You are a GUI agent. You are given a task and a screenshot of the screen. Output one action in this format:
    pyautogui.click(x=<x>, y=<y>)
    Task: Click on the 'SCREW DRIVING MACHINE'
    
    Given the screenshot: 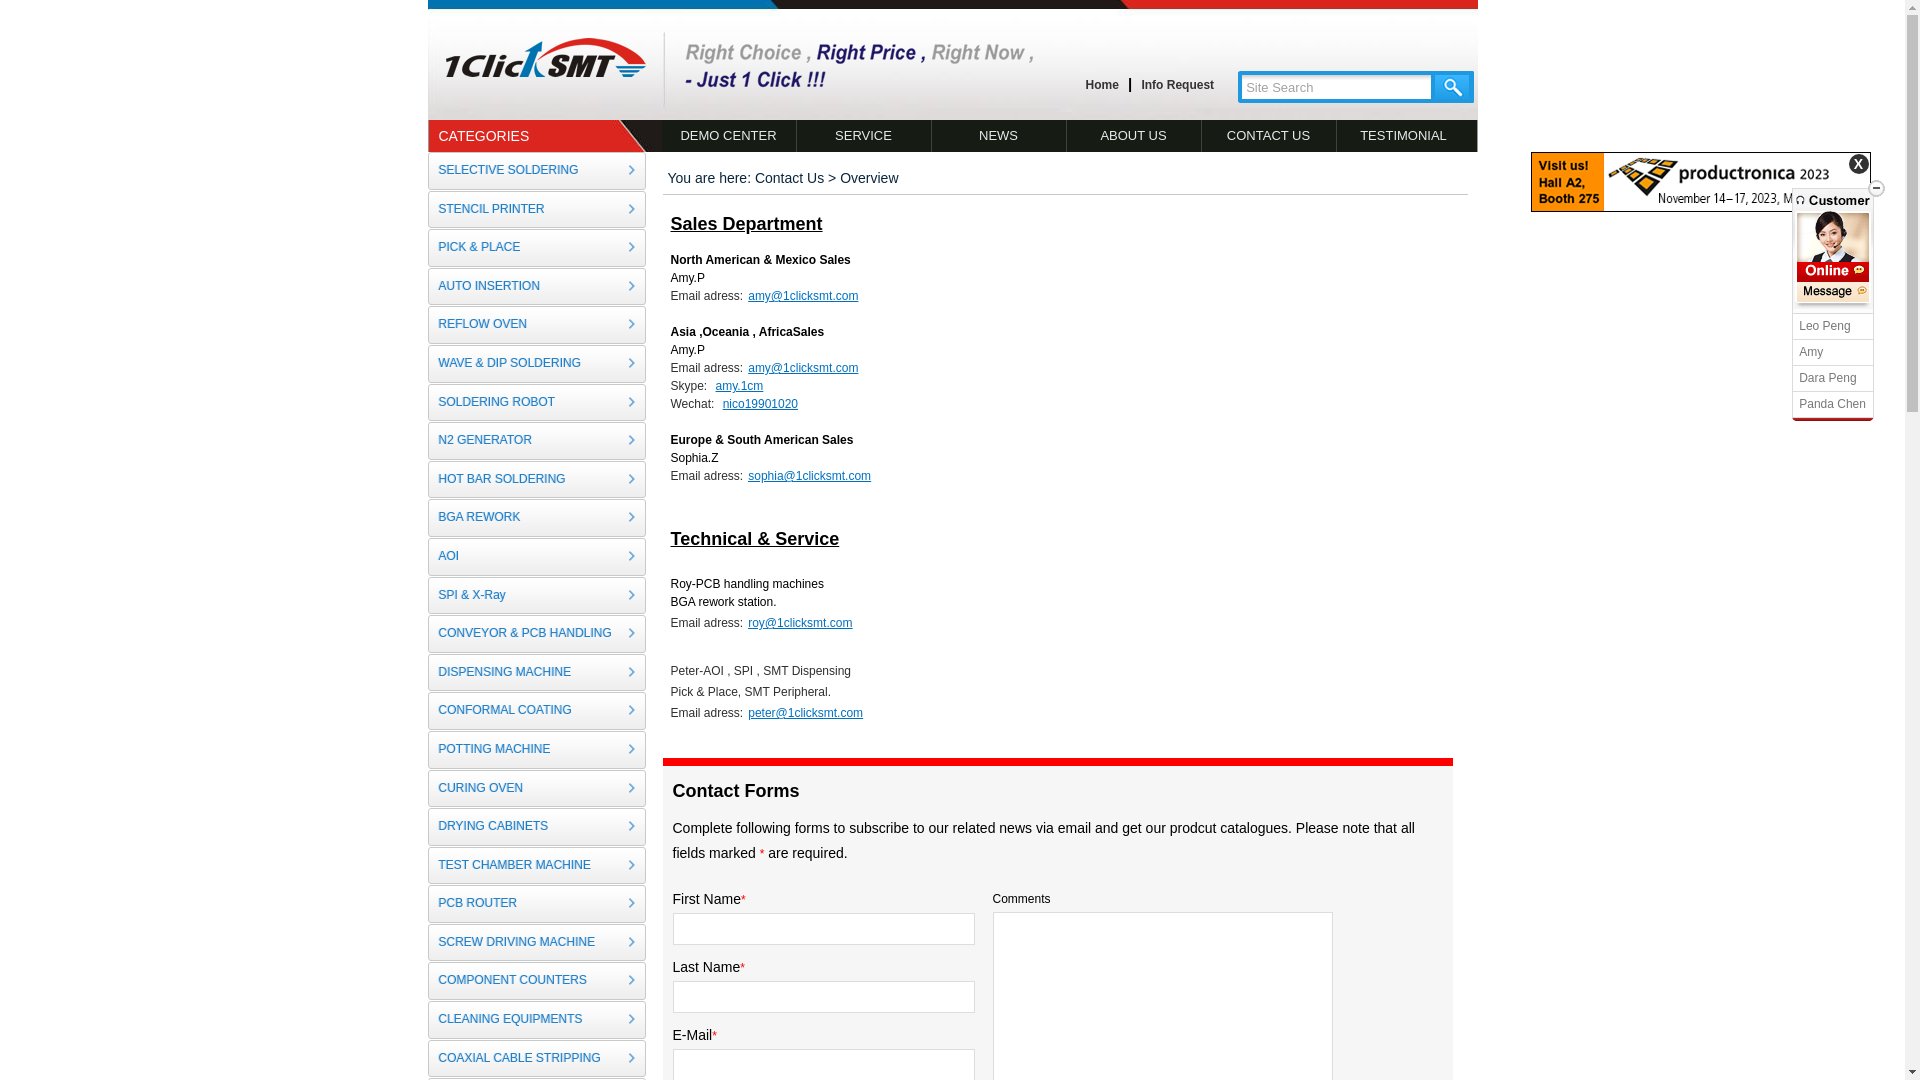 What is the action you would take?
    pyautogui.click(x=426, y=942)
    